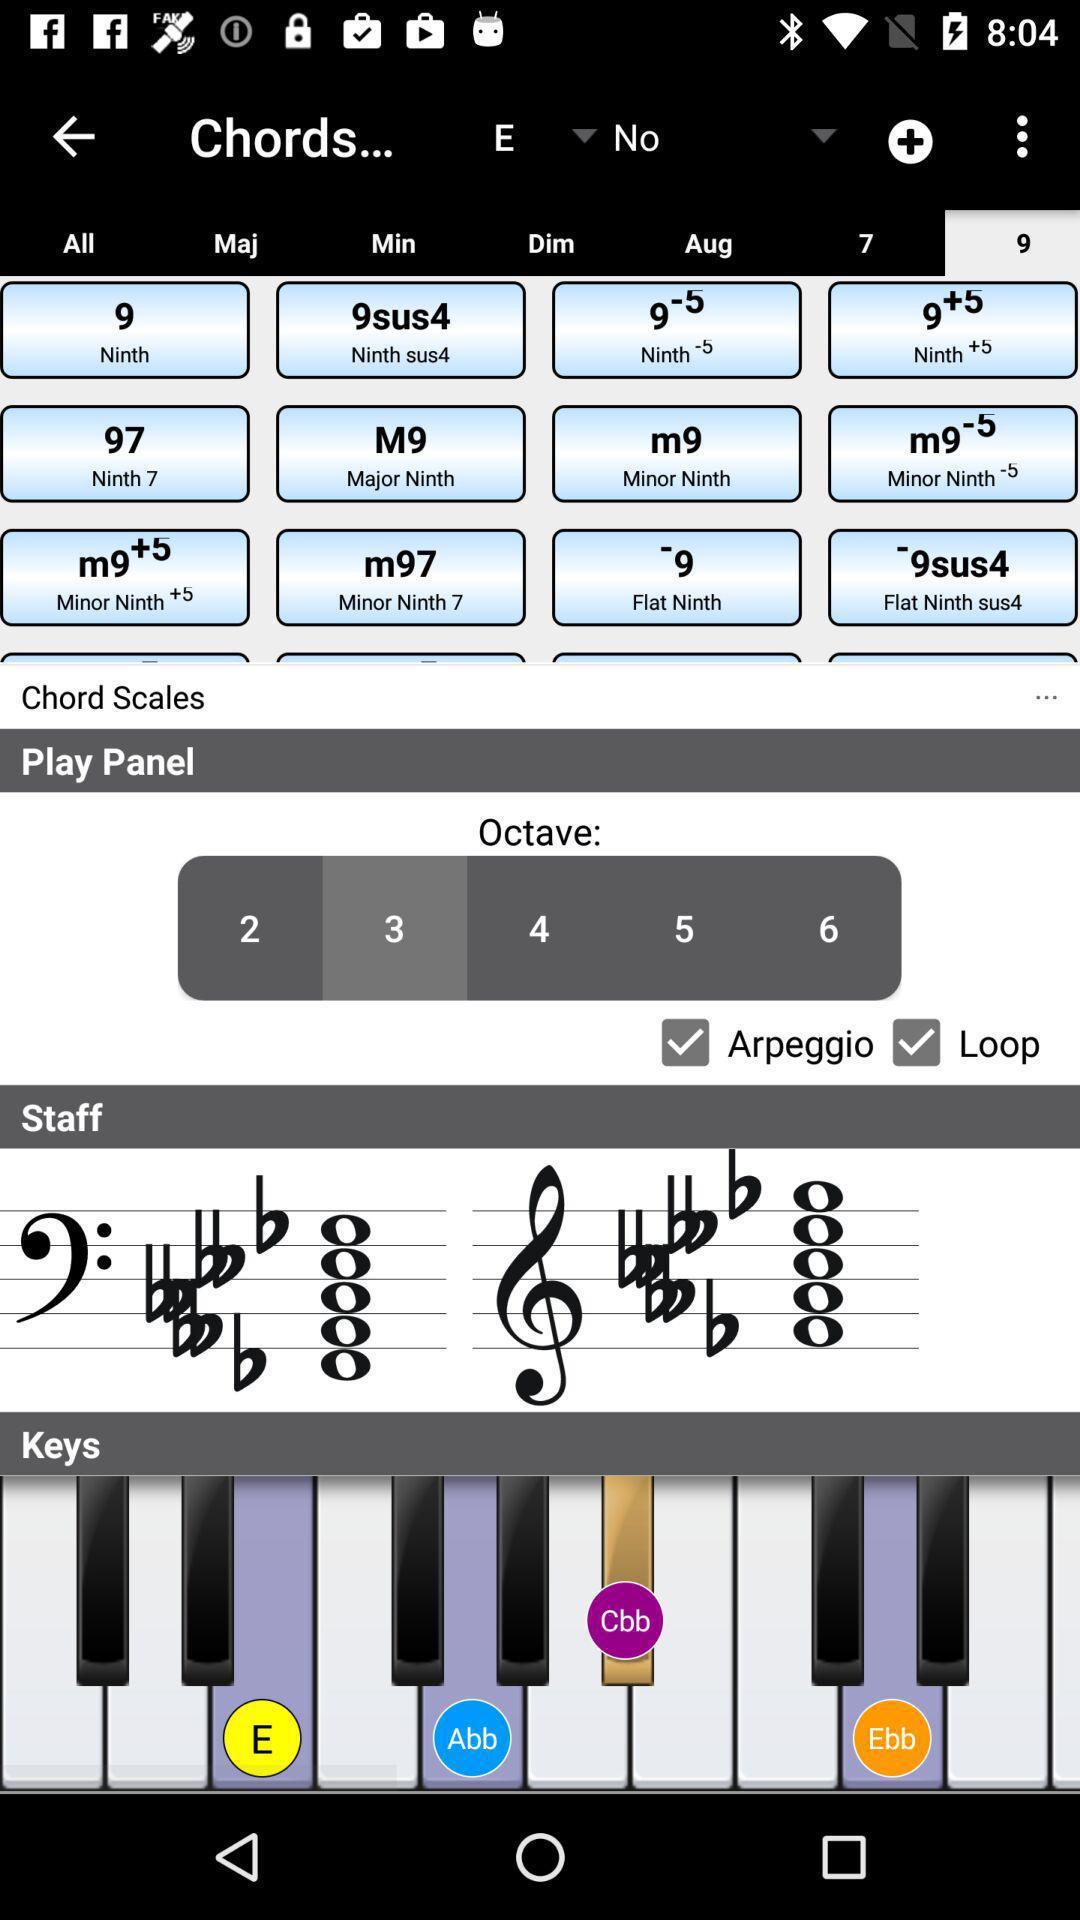 This screenshot has height=1920, width=1080. I want to click on piano key, so click(521, 1579).